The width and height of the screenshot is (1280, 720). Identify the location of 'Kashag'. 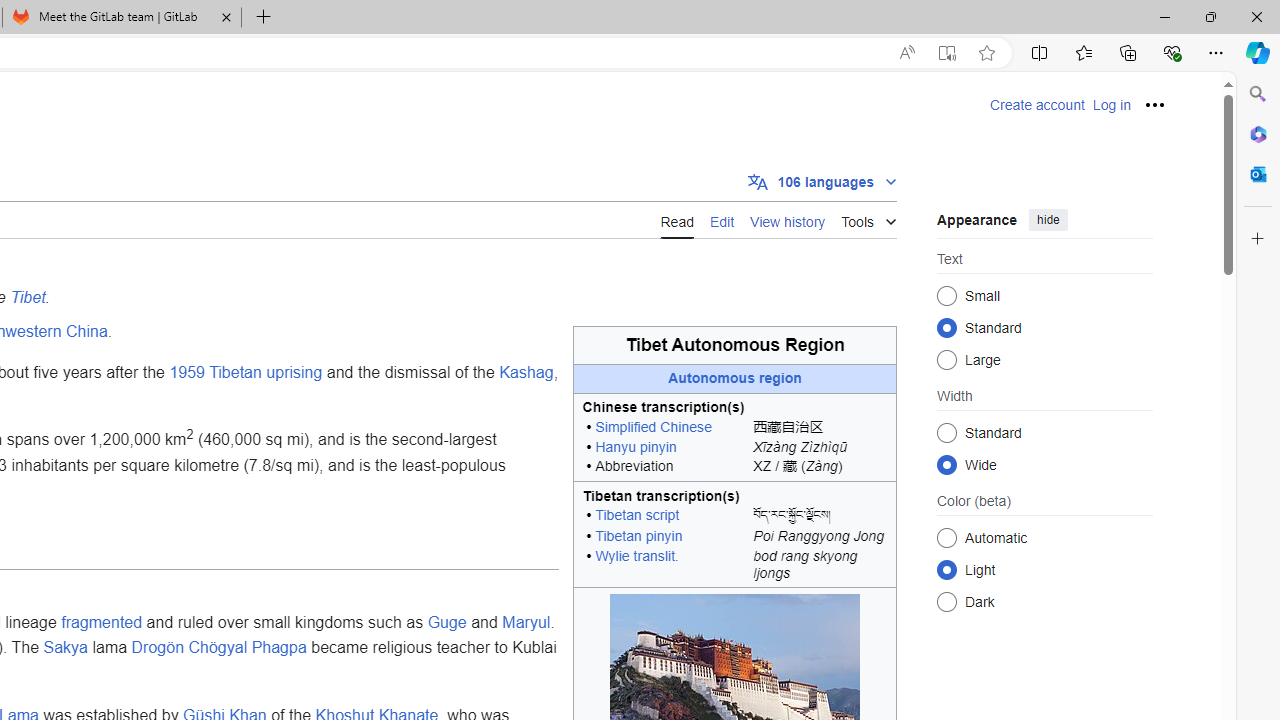
(526, 373).